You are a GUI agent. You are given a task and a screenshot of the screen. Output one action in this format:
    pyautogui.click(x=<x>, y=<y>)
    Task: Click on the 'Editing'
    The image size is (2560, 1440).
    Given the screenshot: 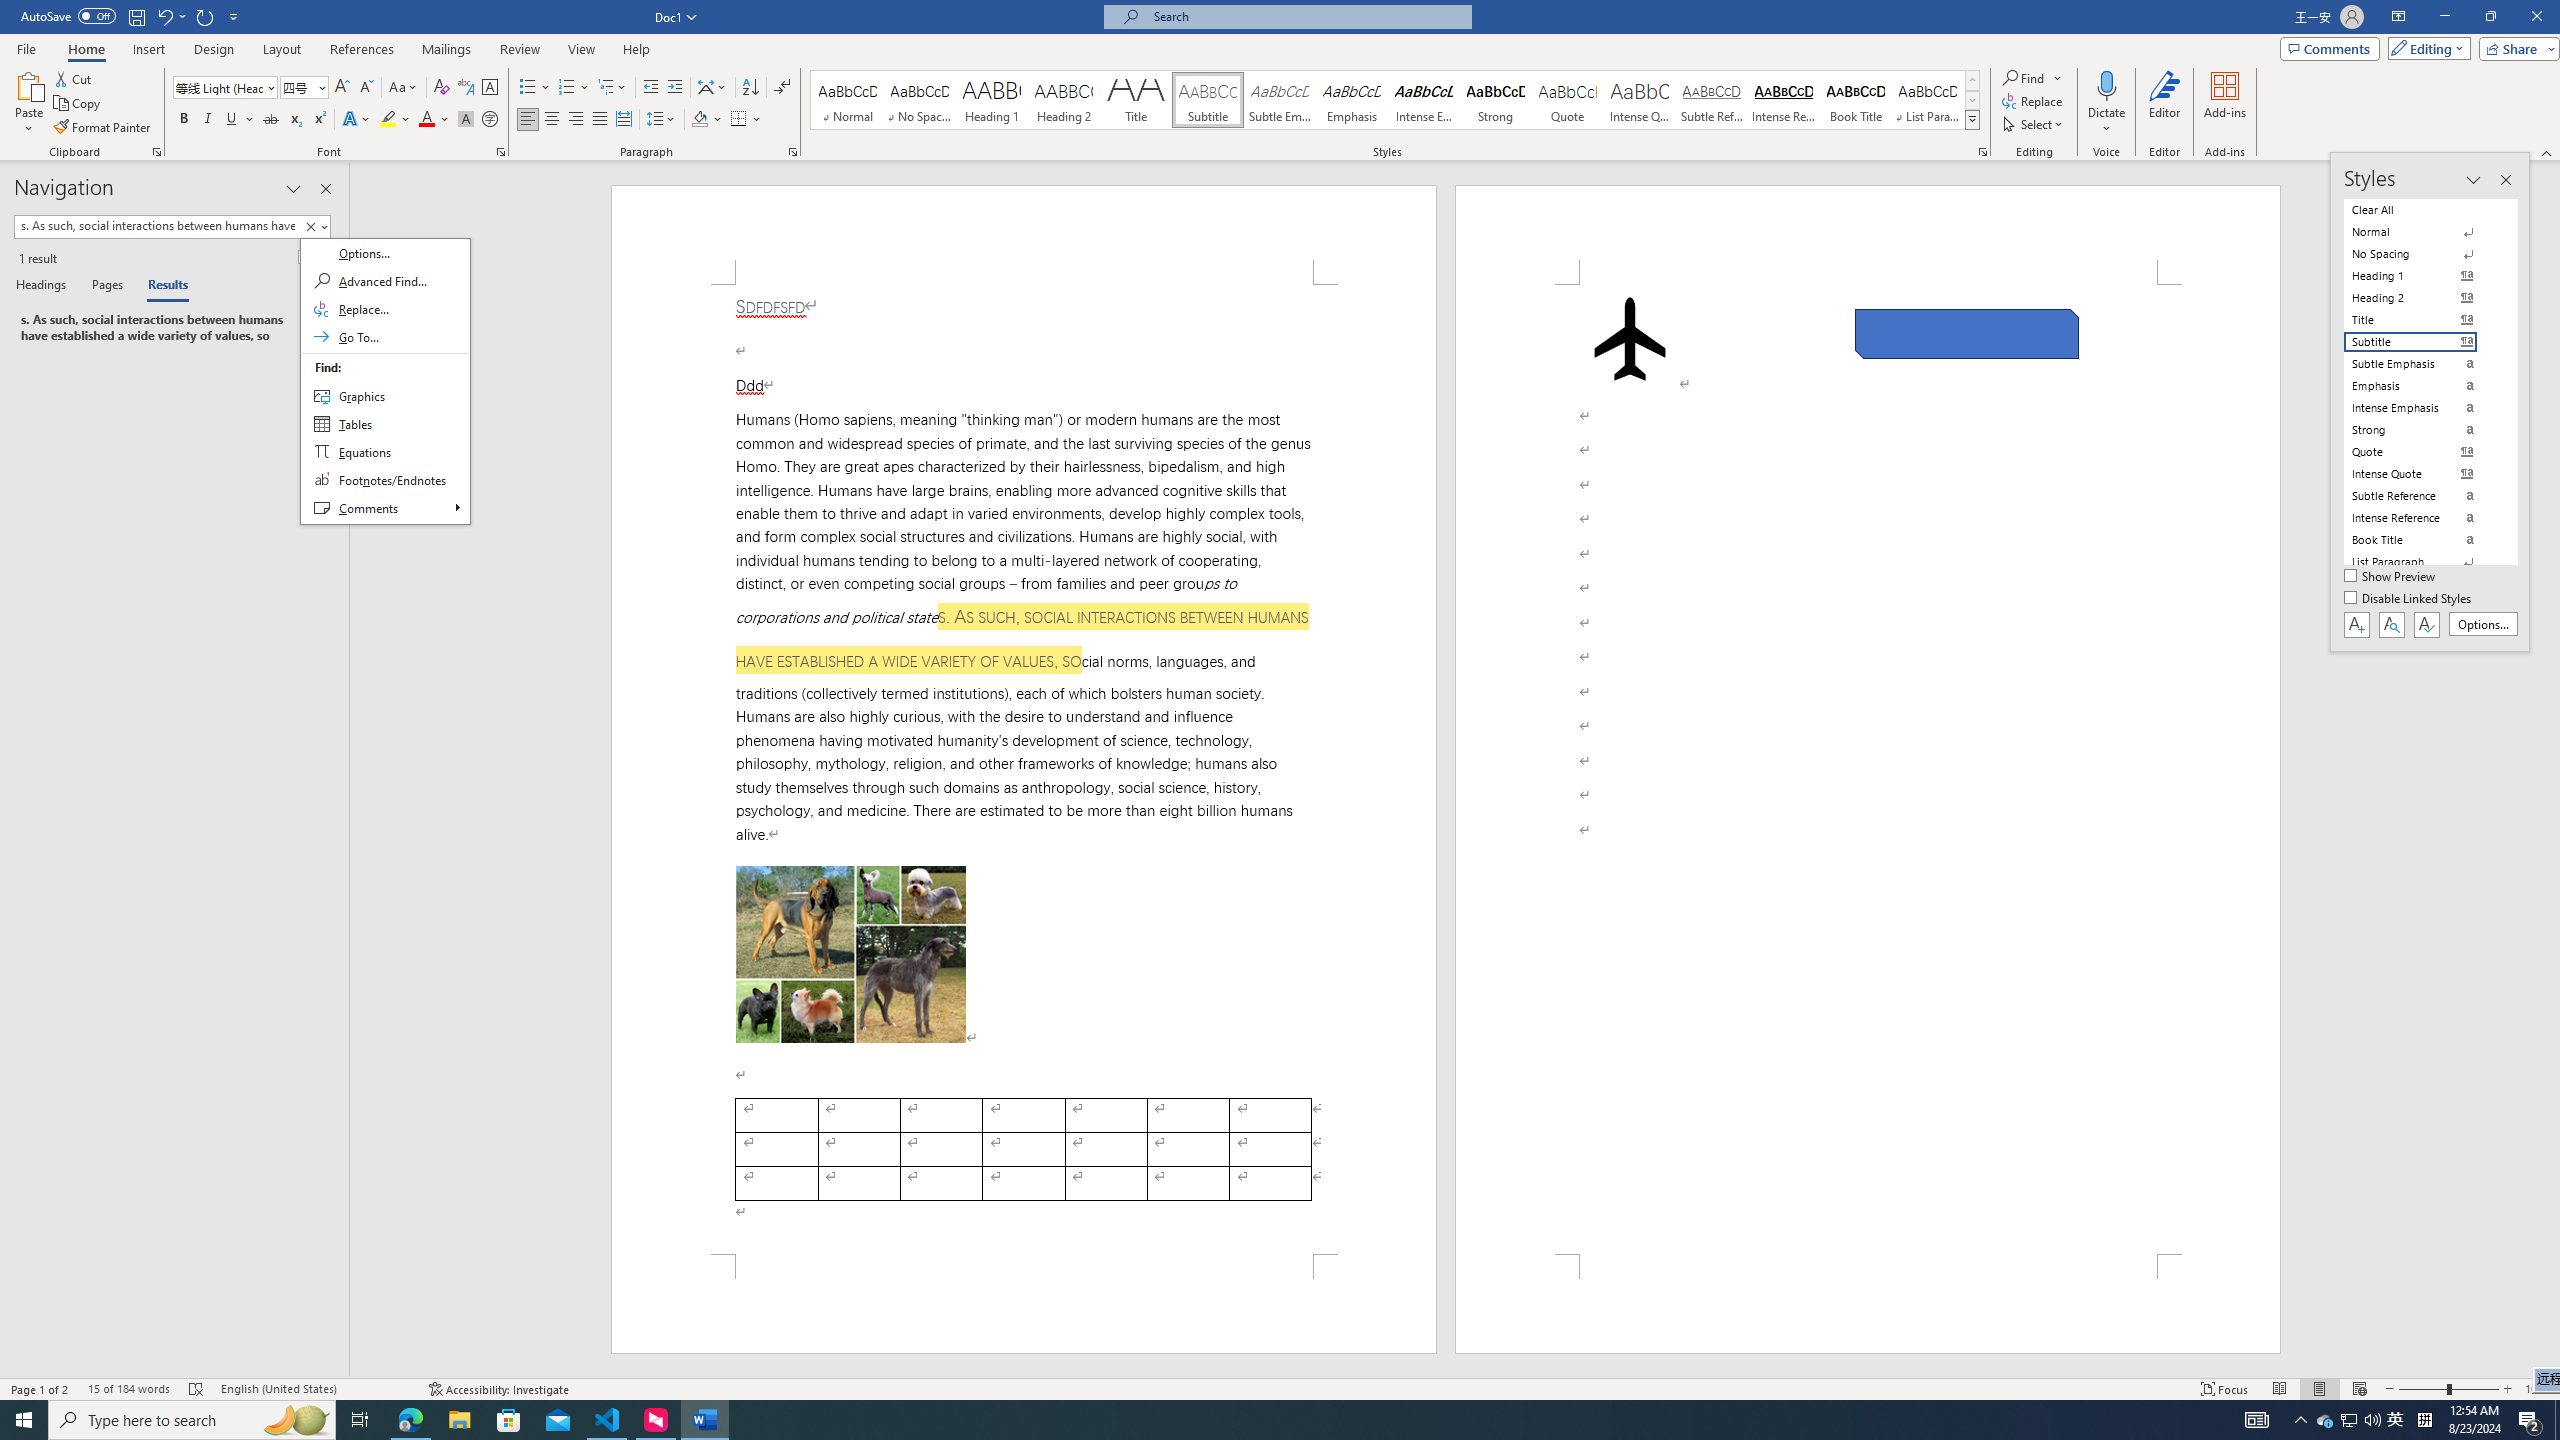 What is the action you would take?
    pyautogui.click(x=2425, y=47)
    